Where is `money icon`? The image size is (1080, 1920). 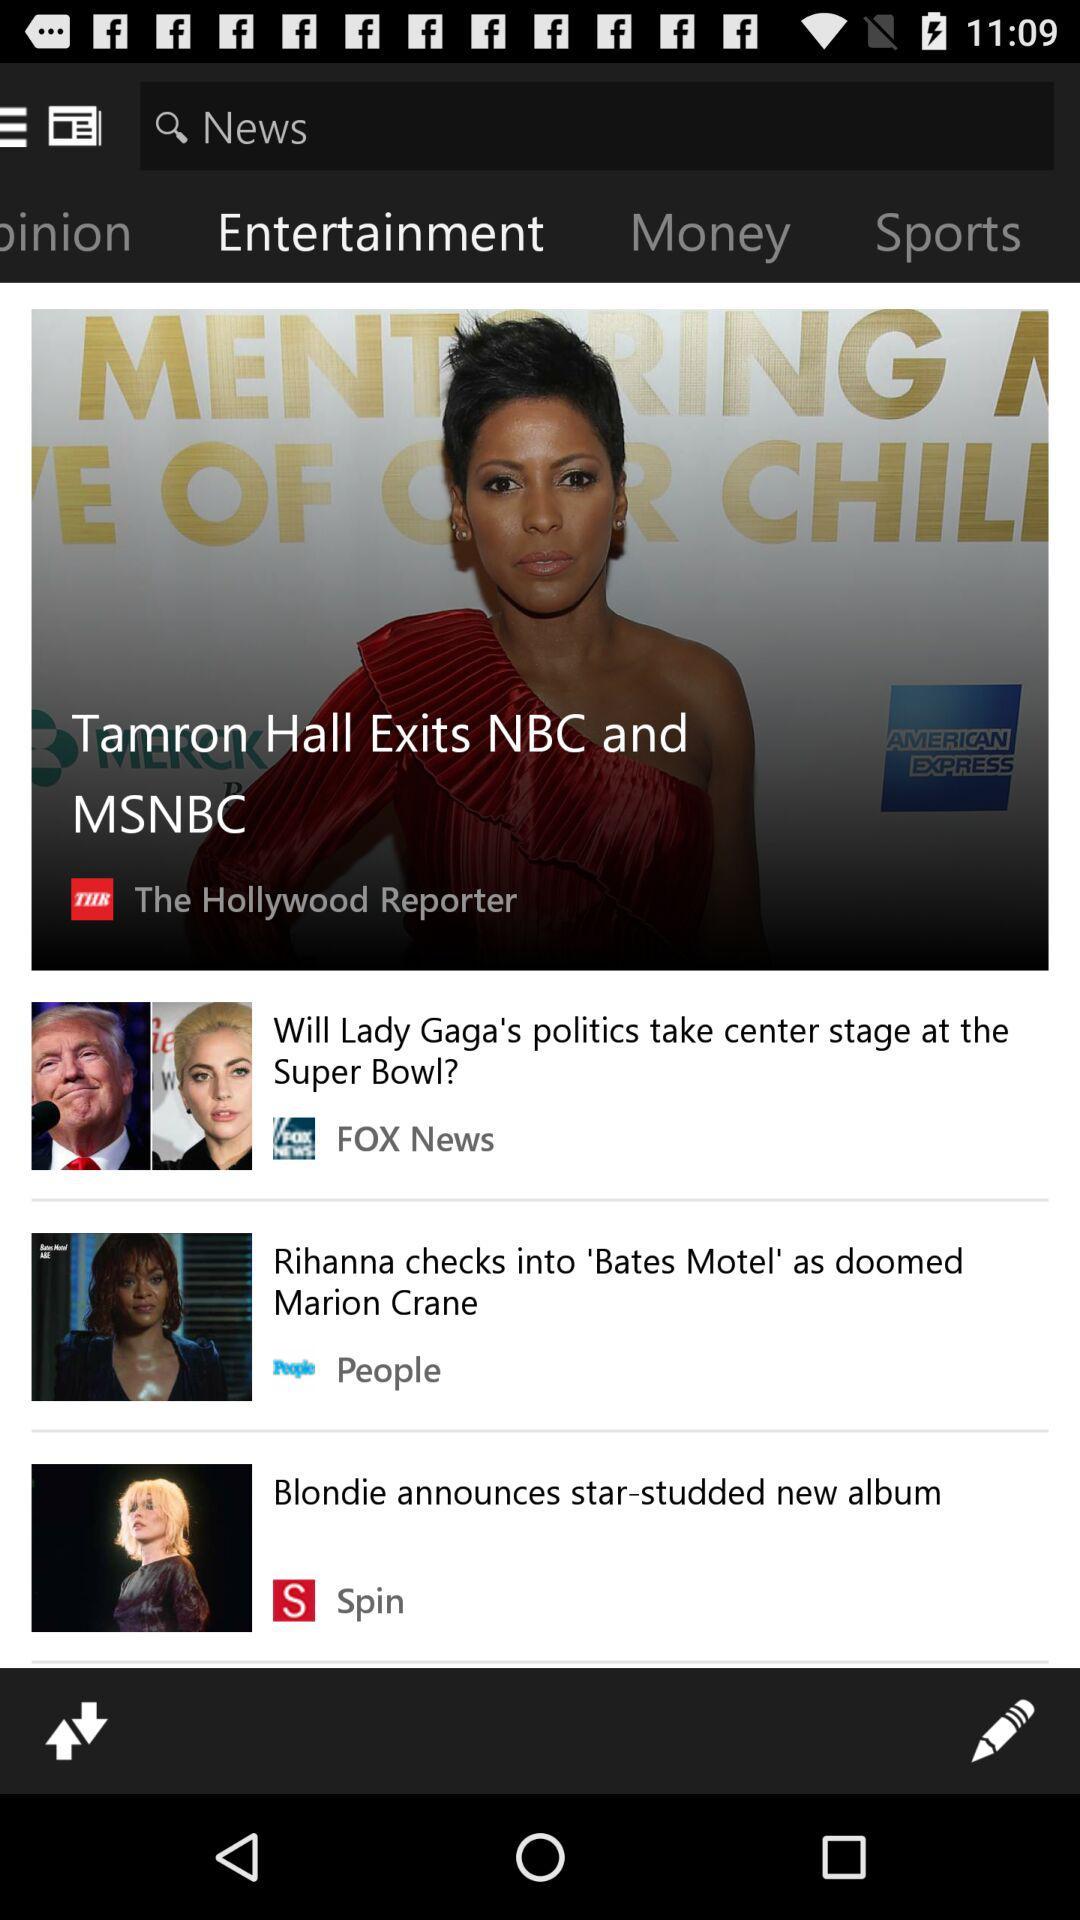 money icon is located at coordinates (725, 235).